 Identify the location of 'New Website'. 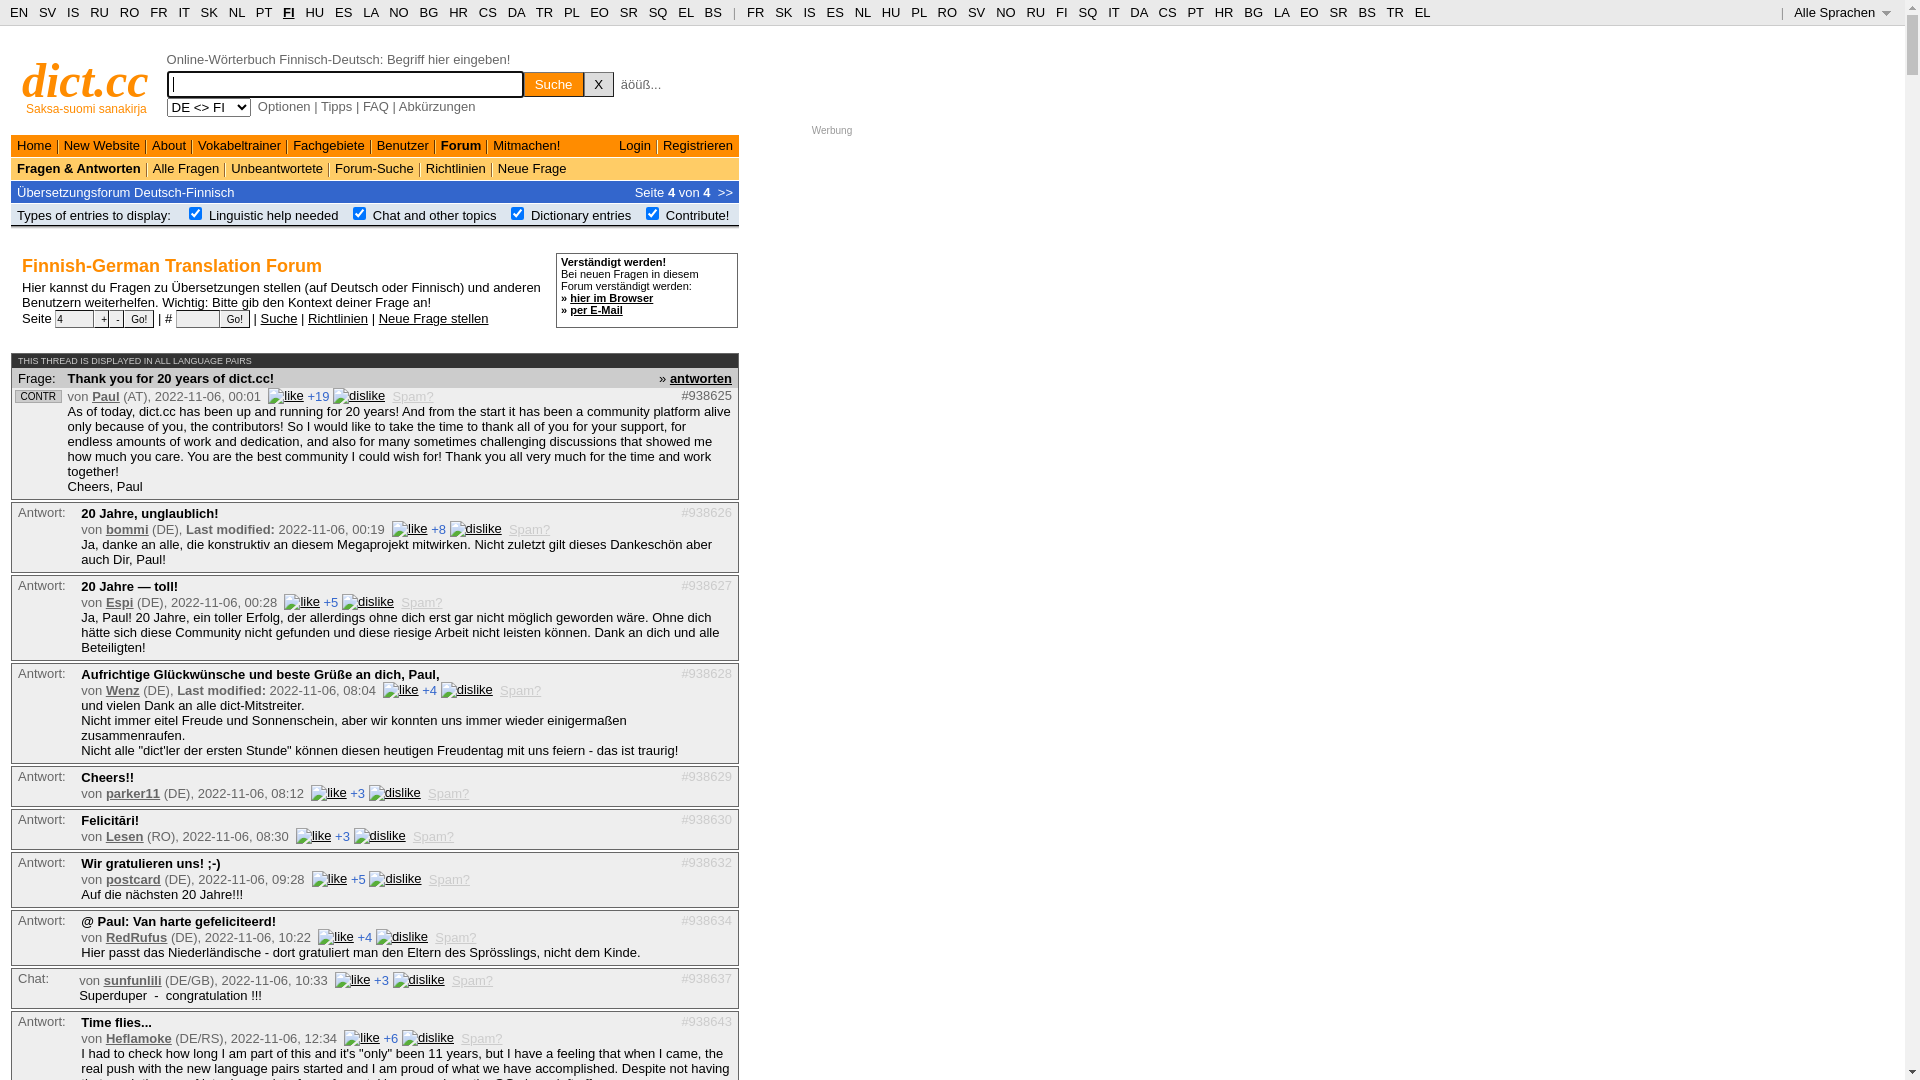
(100, 144).